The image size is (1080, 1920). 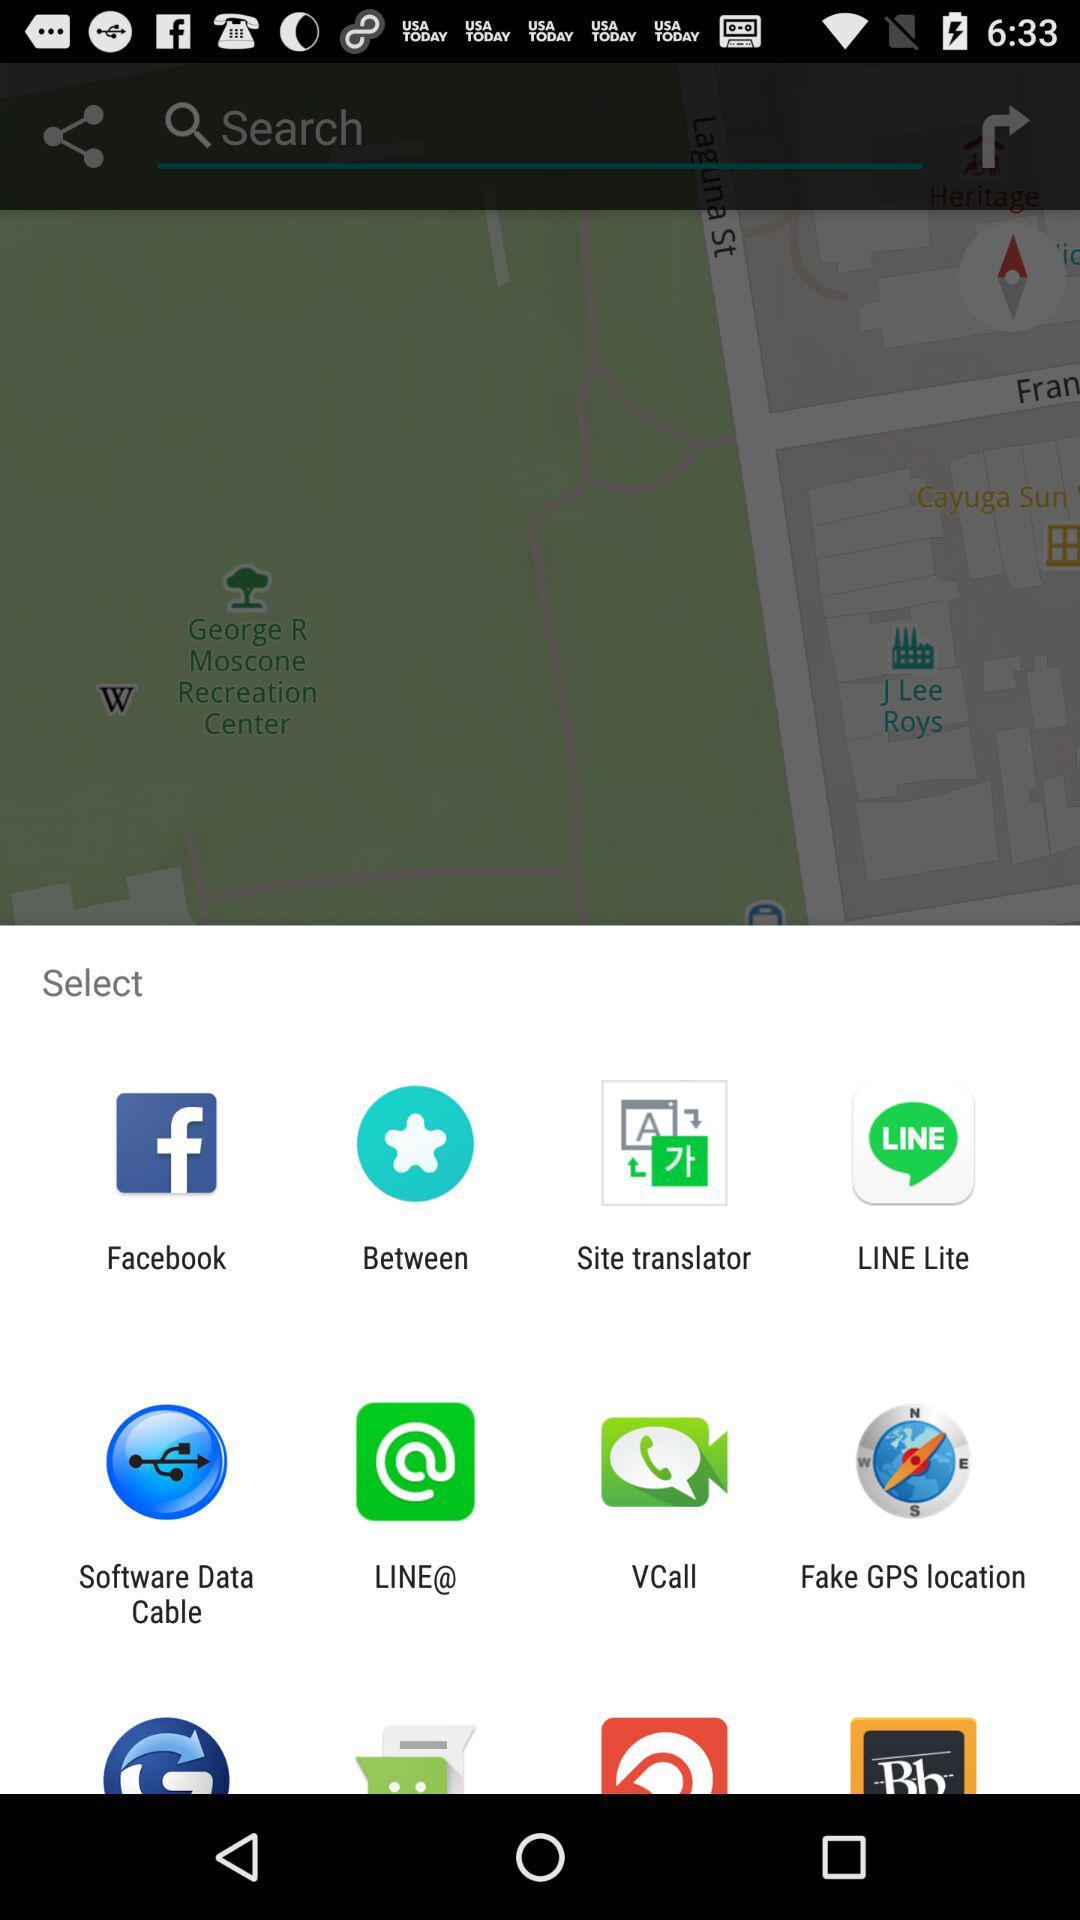 I want to click on the site translator, so click(x=664, y=1274).